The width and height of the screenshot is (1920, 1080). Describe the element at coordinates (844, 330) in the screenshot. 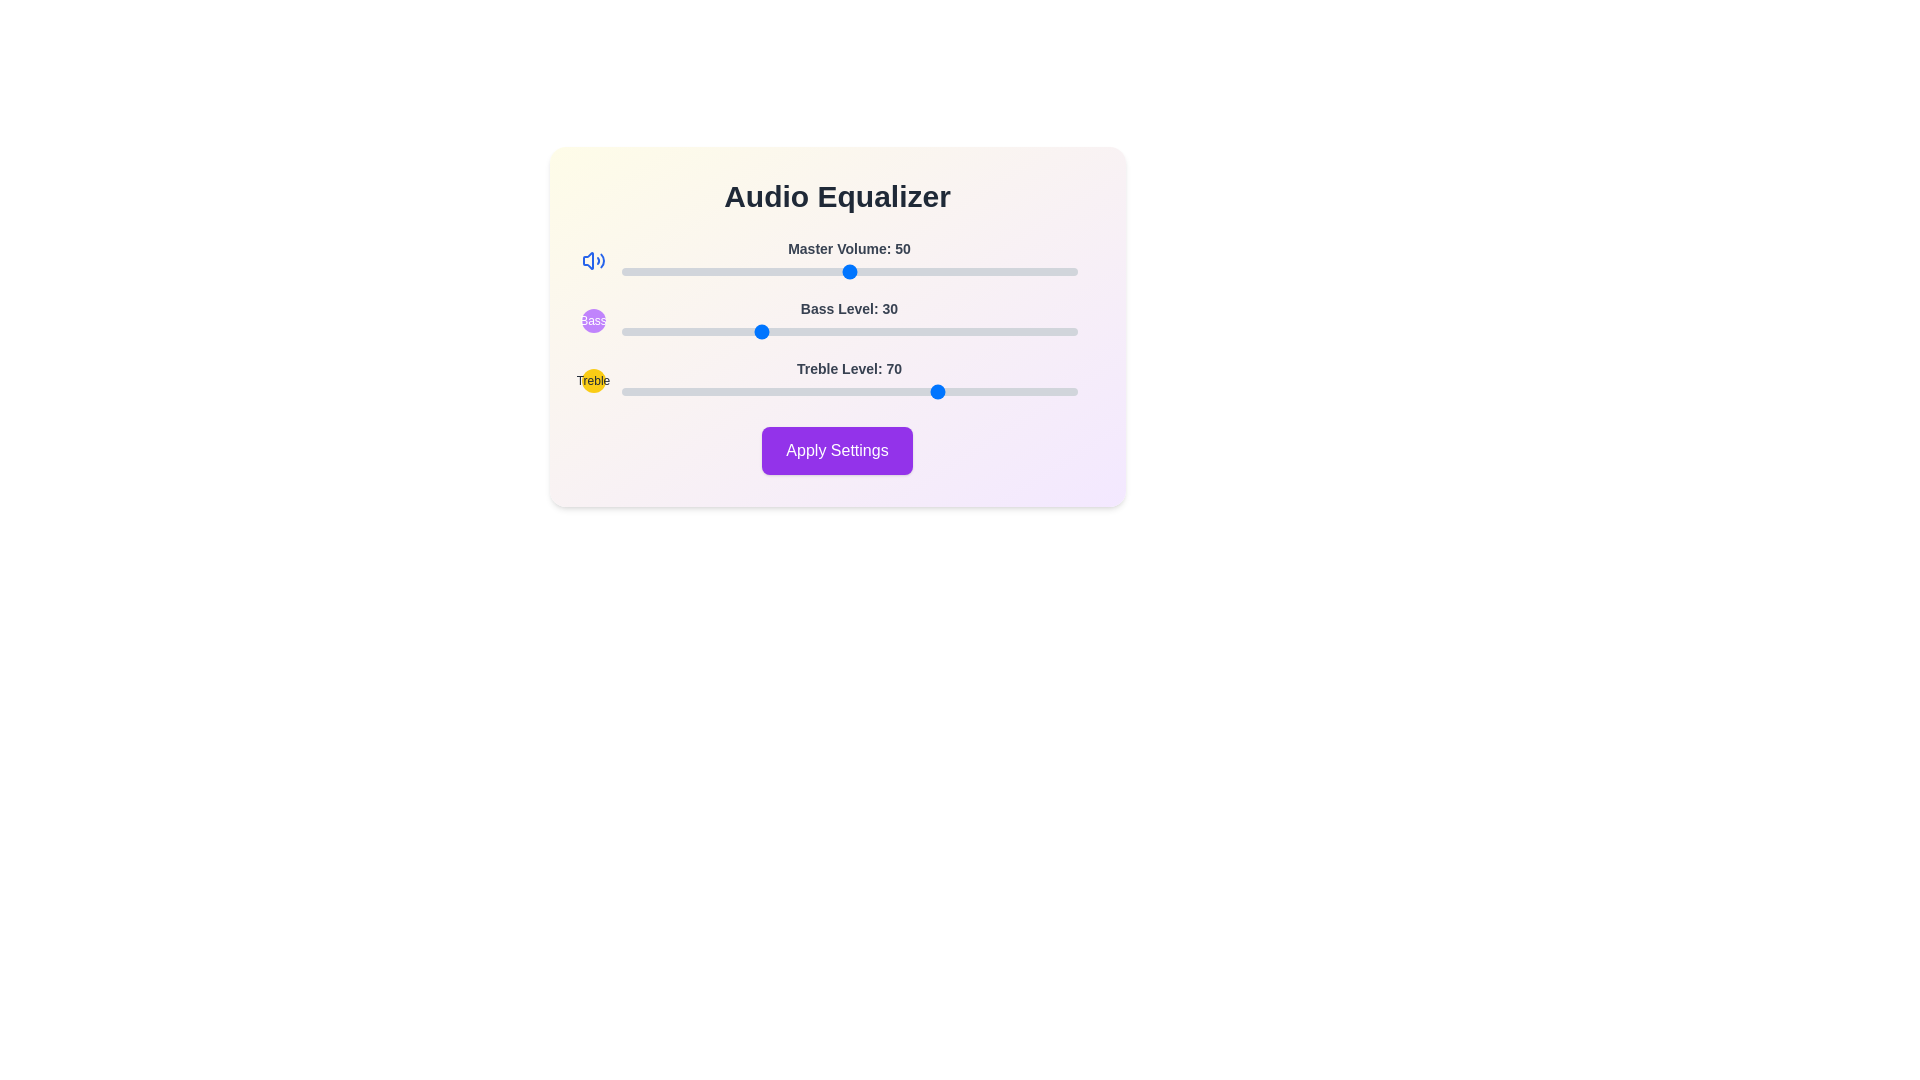

I see `the bass level` at that location.